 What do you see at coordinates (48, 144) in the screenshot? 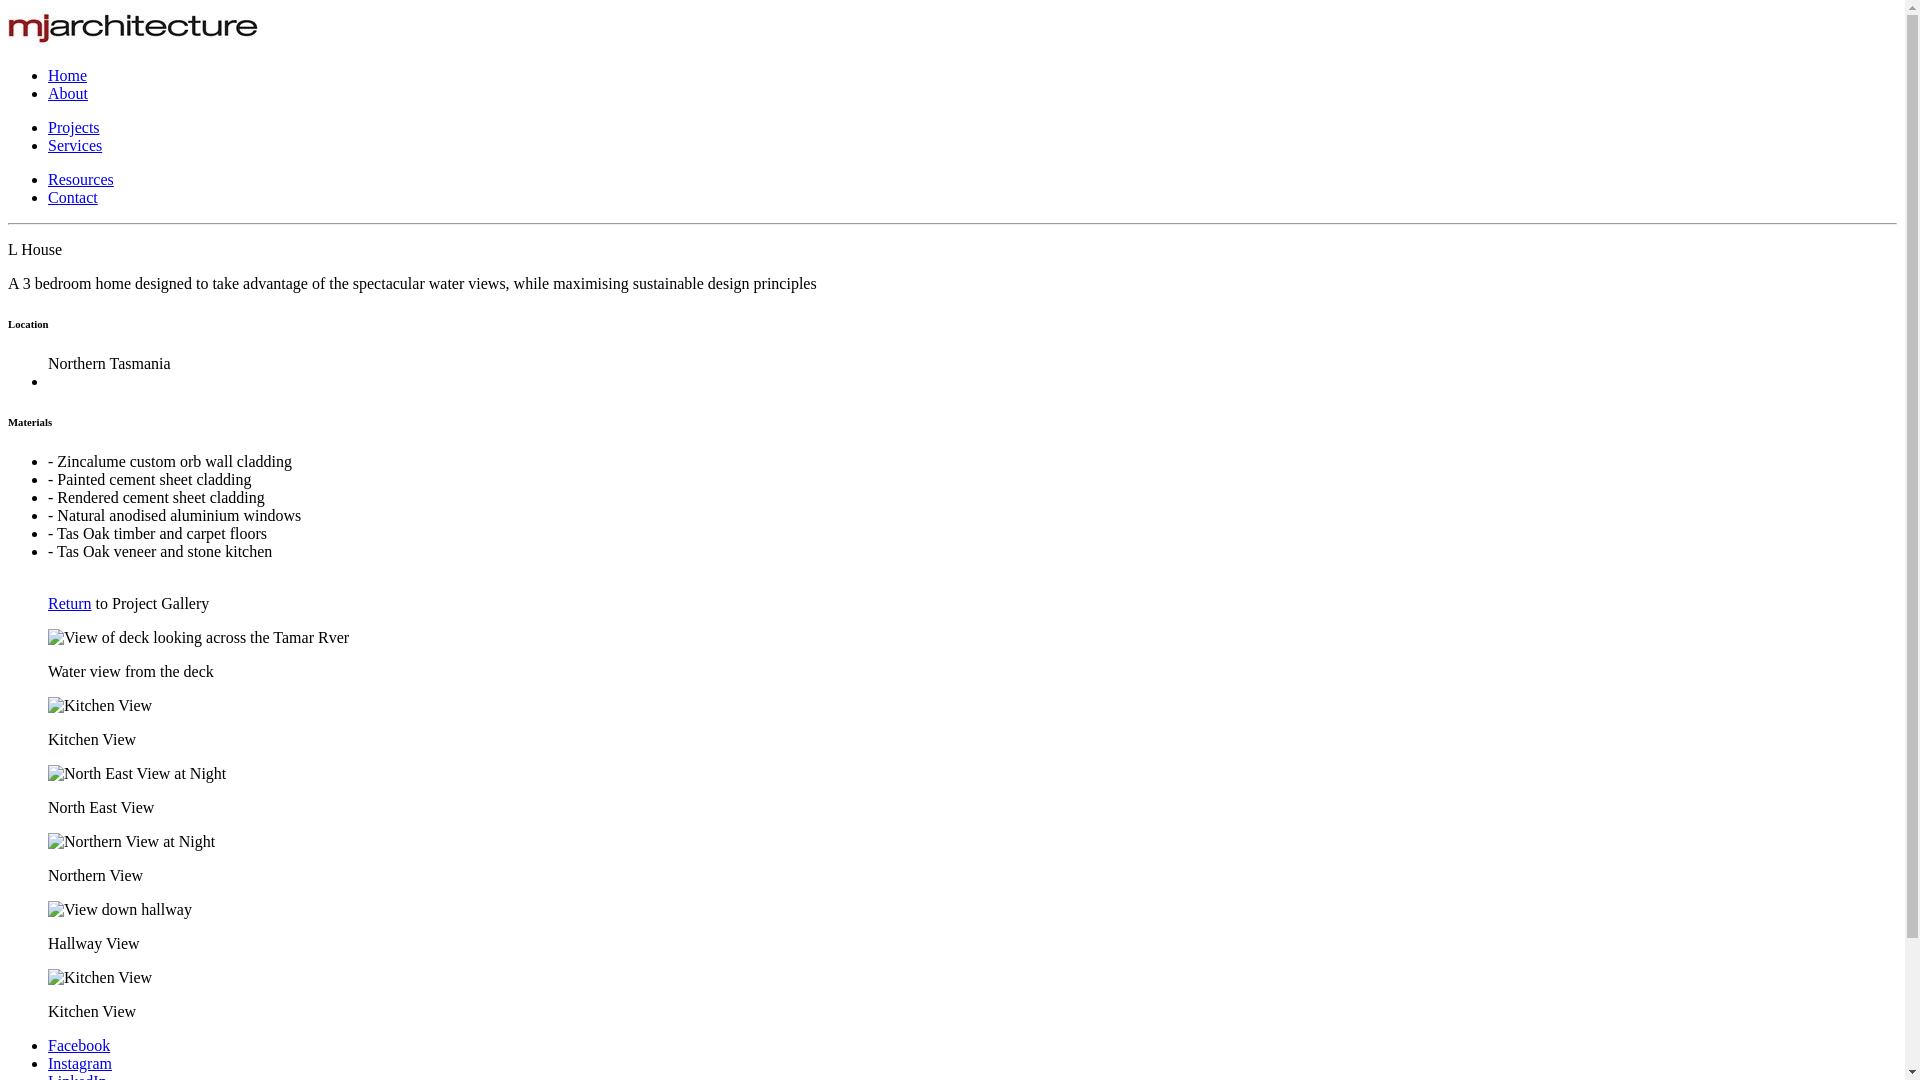
I see `'Services'` at bounding box center [48, 144].